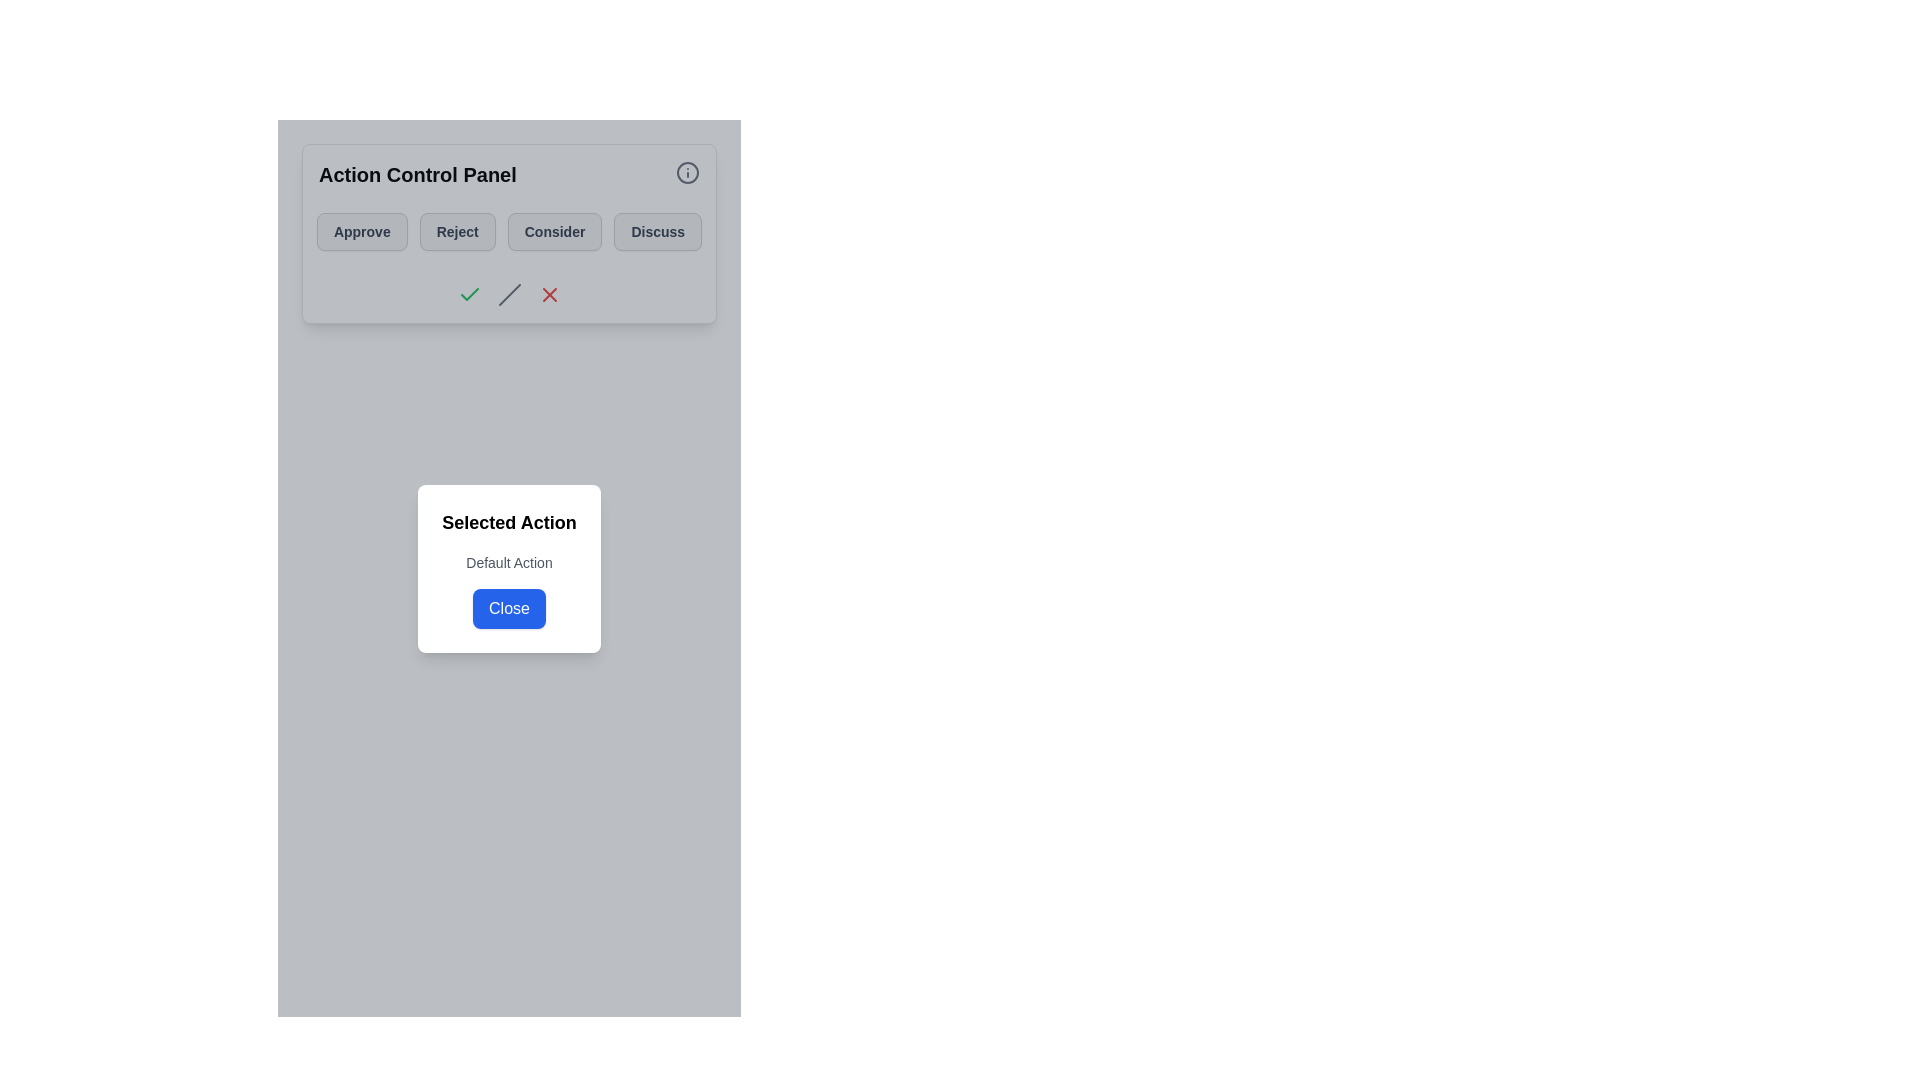  What do you see at coordinates (509, 521) in the screenshot?
I see `the bold, large-sized text label that reads 'Selected Action', located at the top of a white card element` at bounding box center [509, 521].